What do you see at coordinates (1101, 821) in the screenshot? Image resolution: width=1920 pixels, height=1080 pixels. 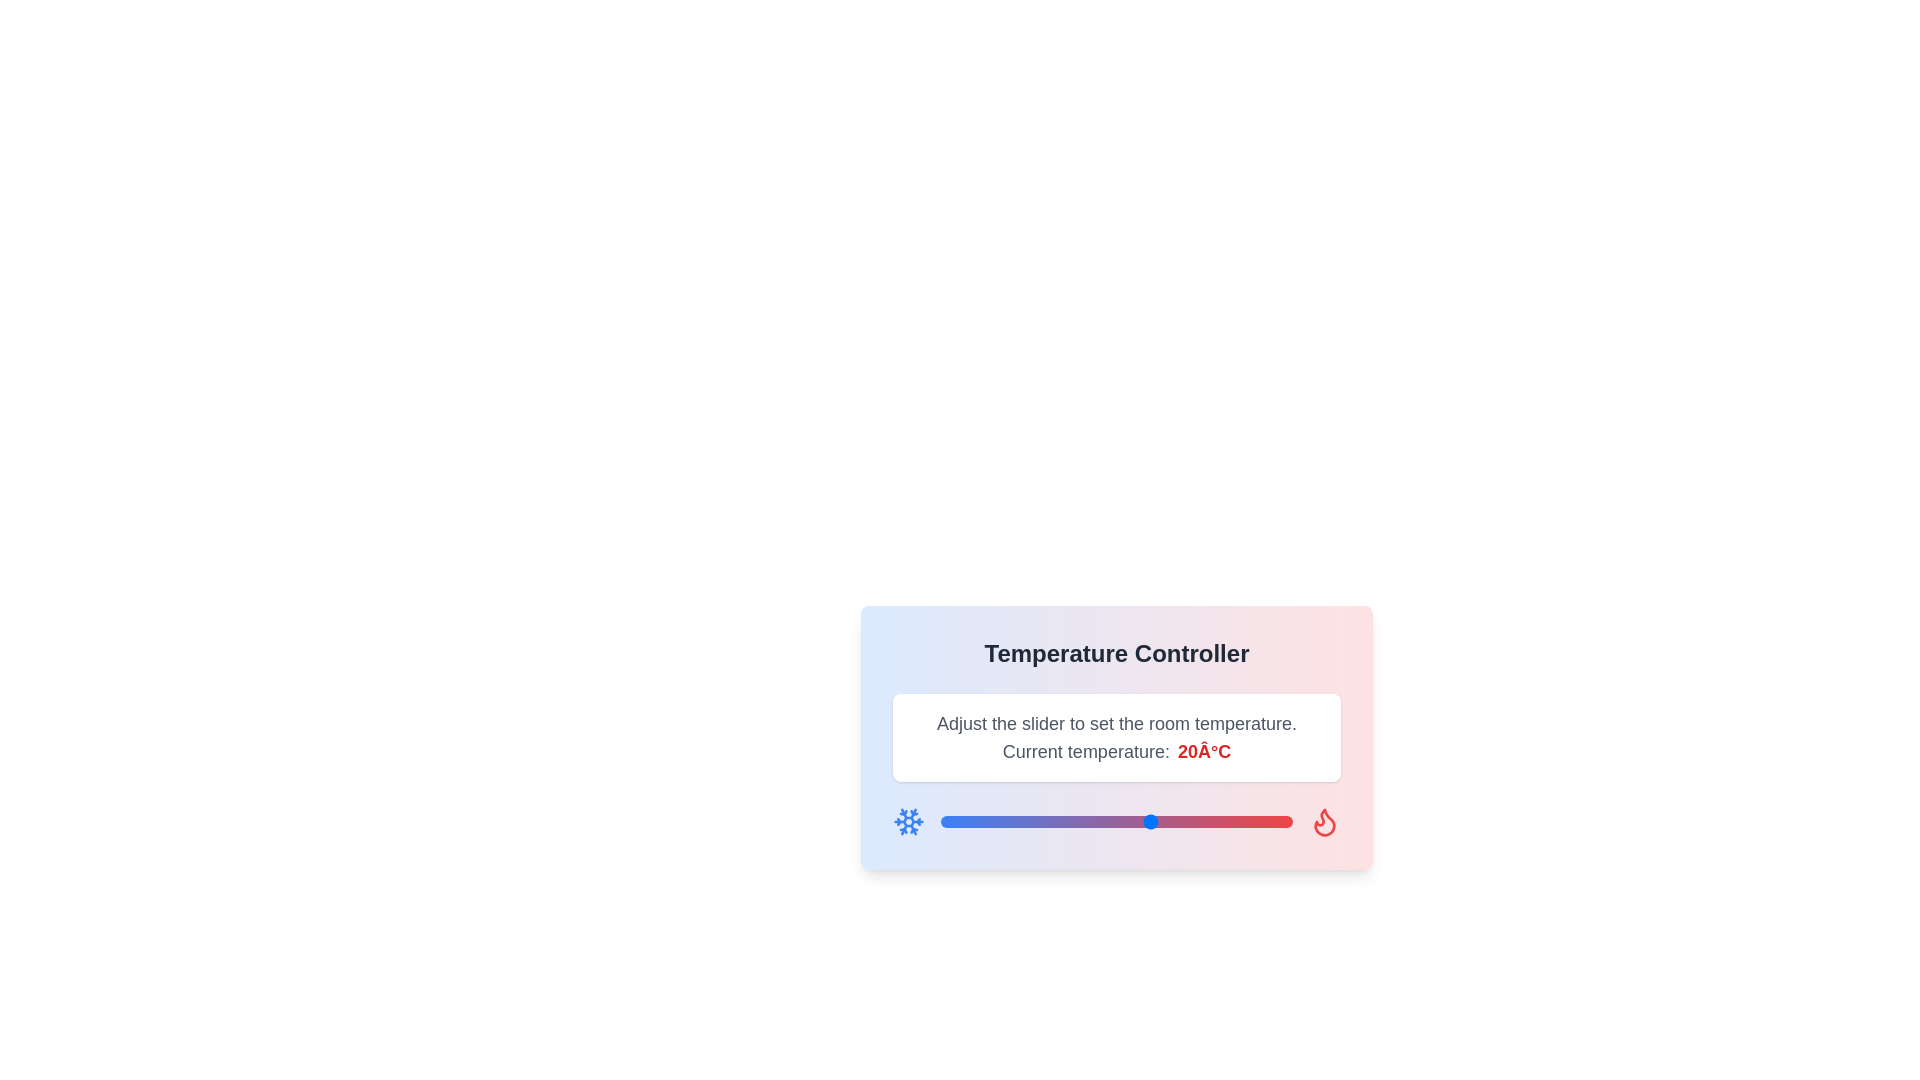 I see `the temperature slider to set the temperature to 13°C` at bounding box center [1101, 821].